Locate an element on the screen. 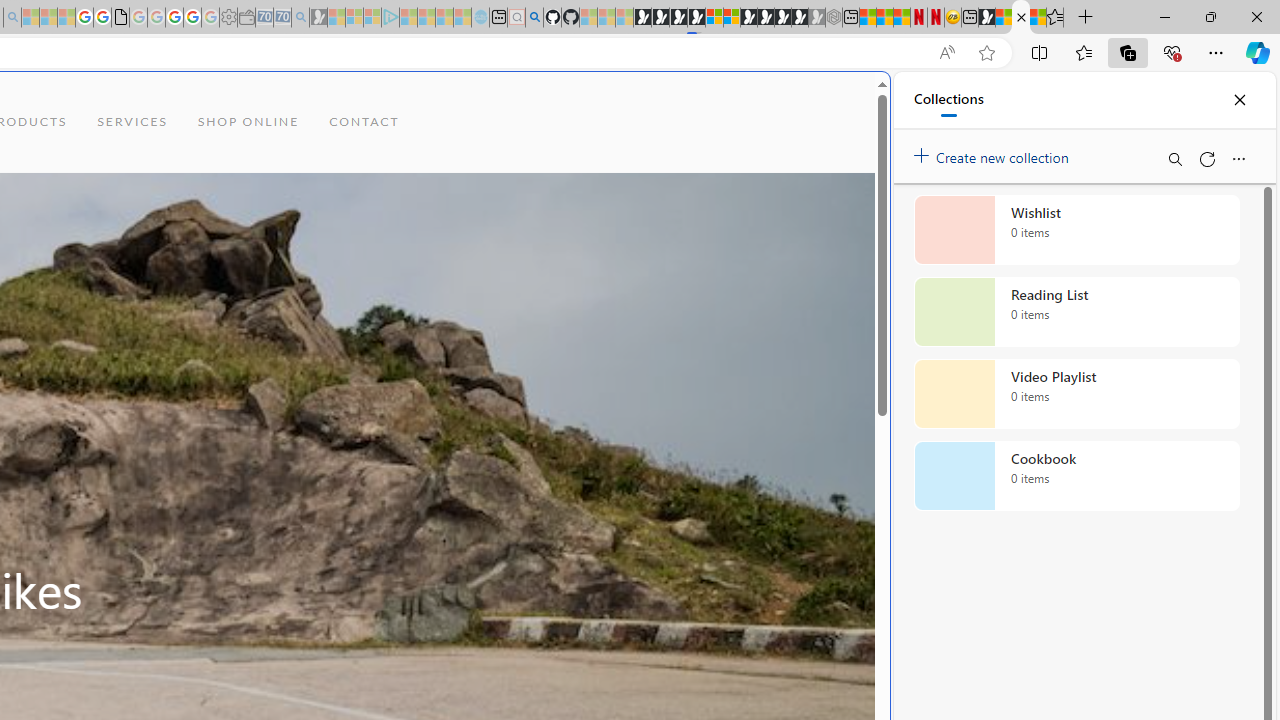 The image size is (1280, 720). 'CONTACT' is located at coordinates (364, 122).